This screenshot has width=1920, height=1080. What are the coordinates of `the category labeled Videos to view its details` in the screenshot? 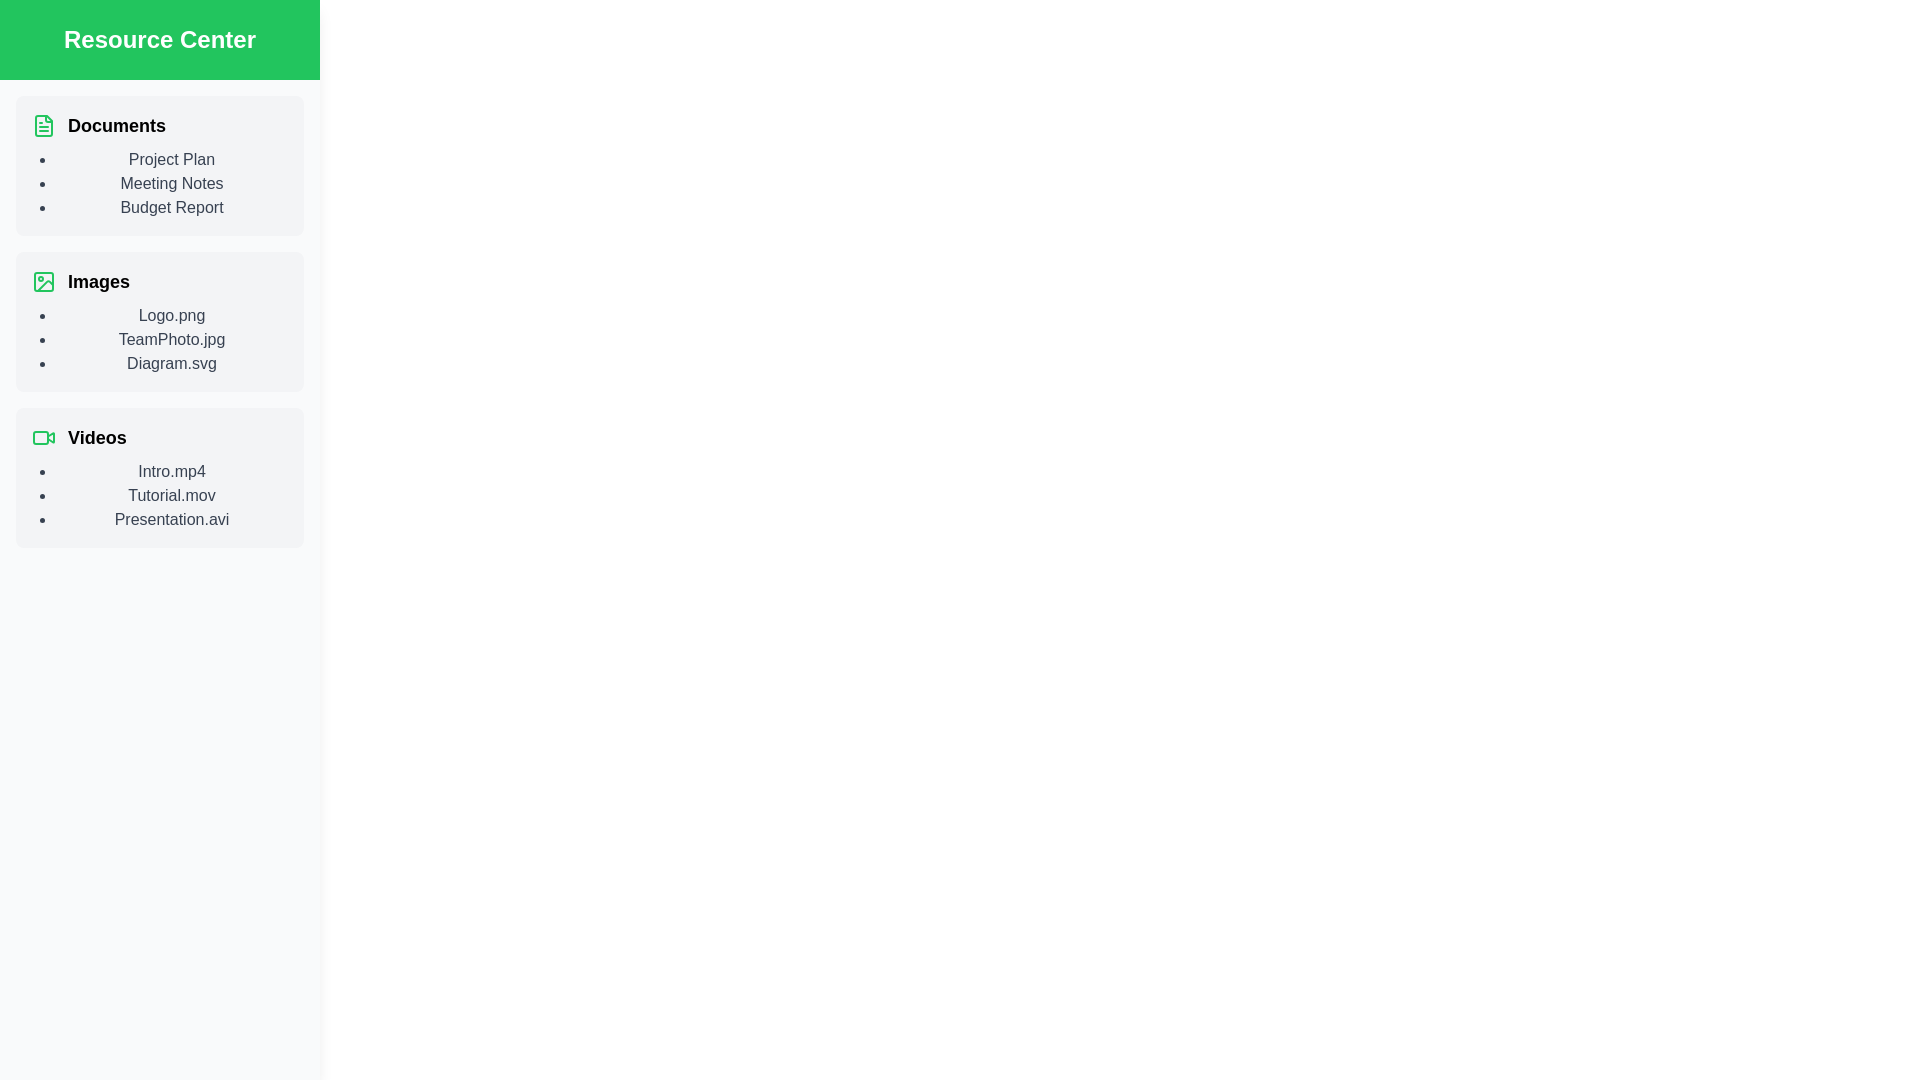 It's located at (158, 437).